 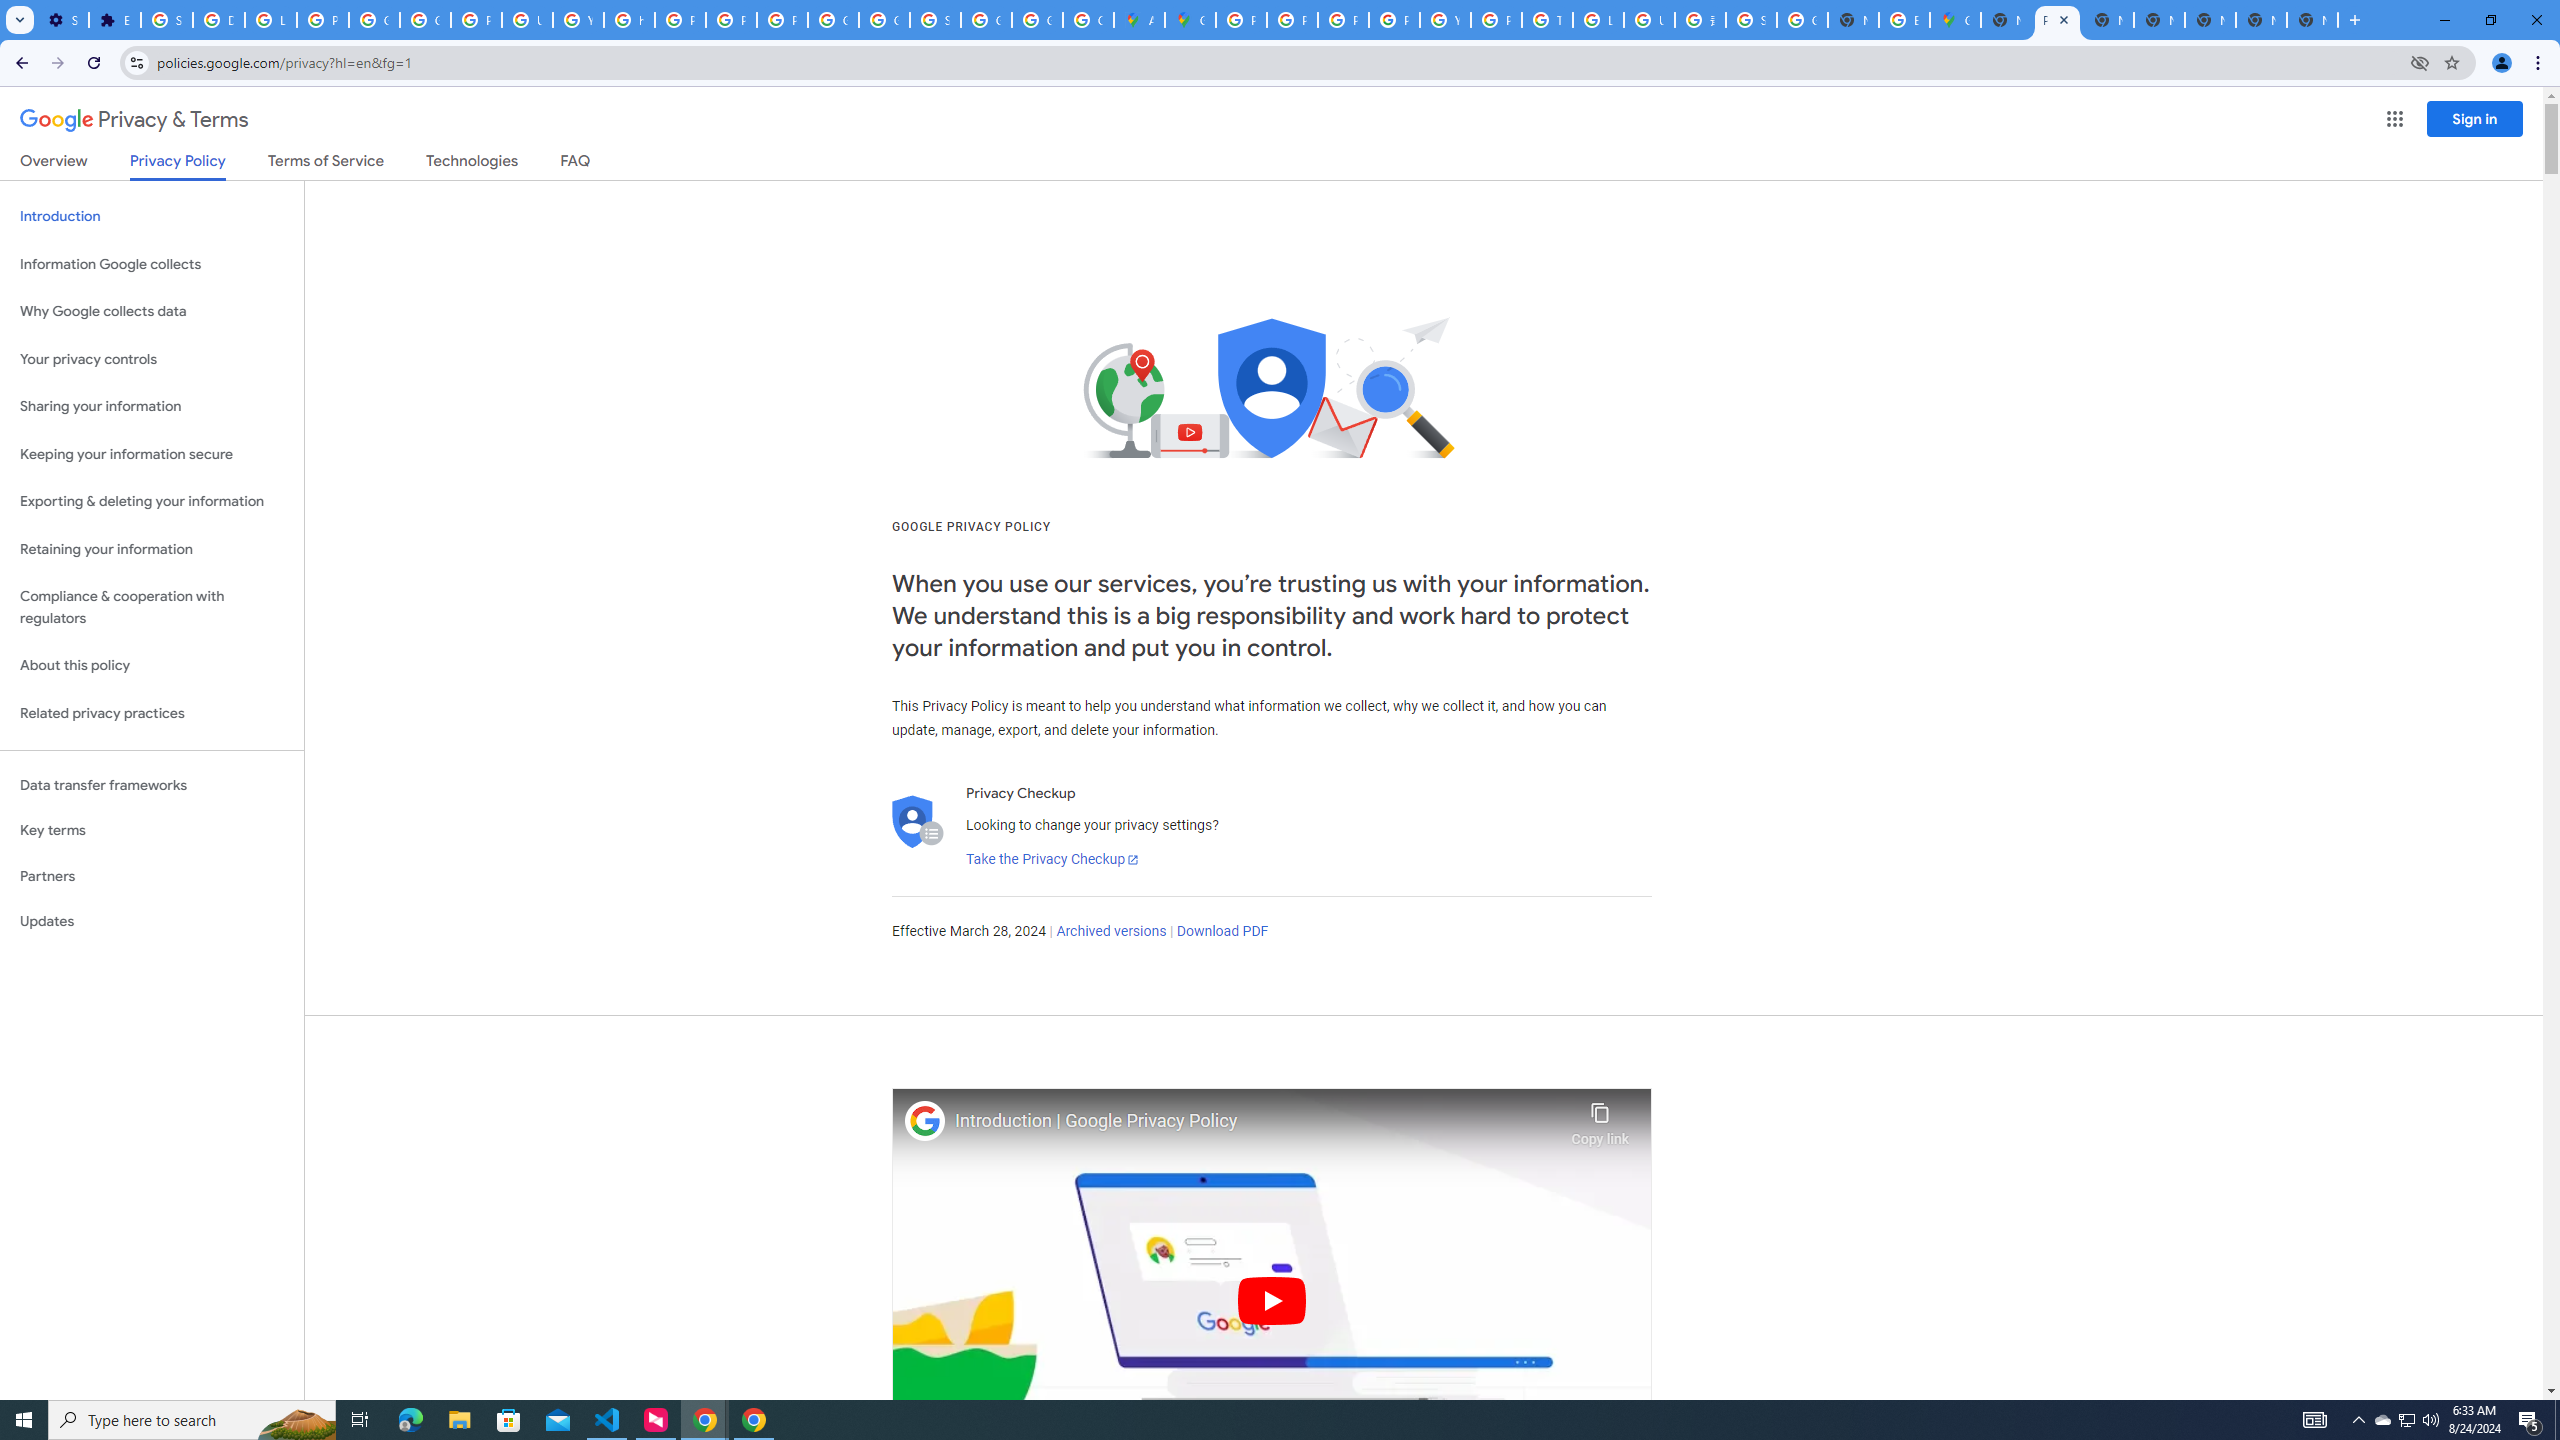 I want to click on 'Related privacy practices', so click(x=151, y=712).